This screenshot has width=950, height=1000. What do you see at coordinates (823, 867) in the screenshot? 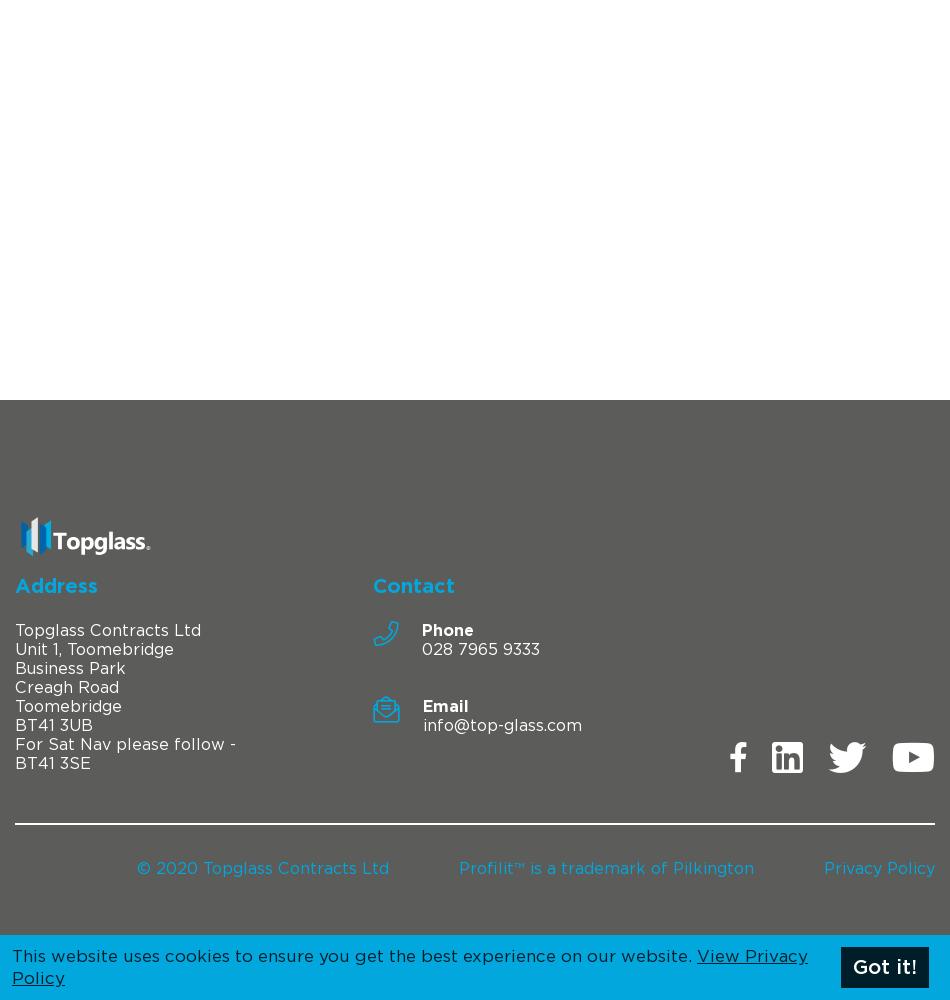
I see `'Privacy Policy'` at bounding box center [823, 867].